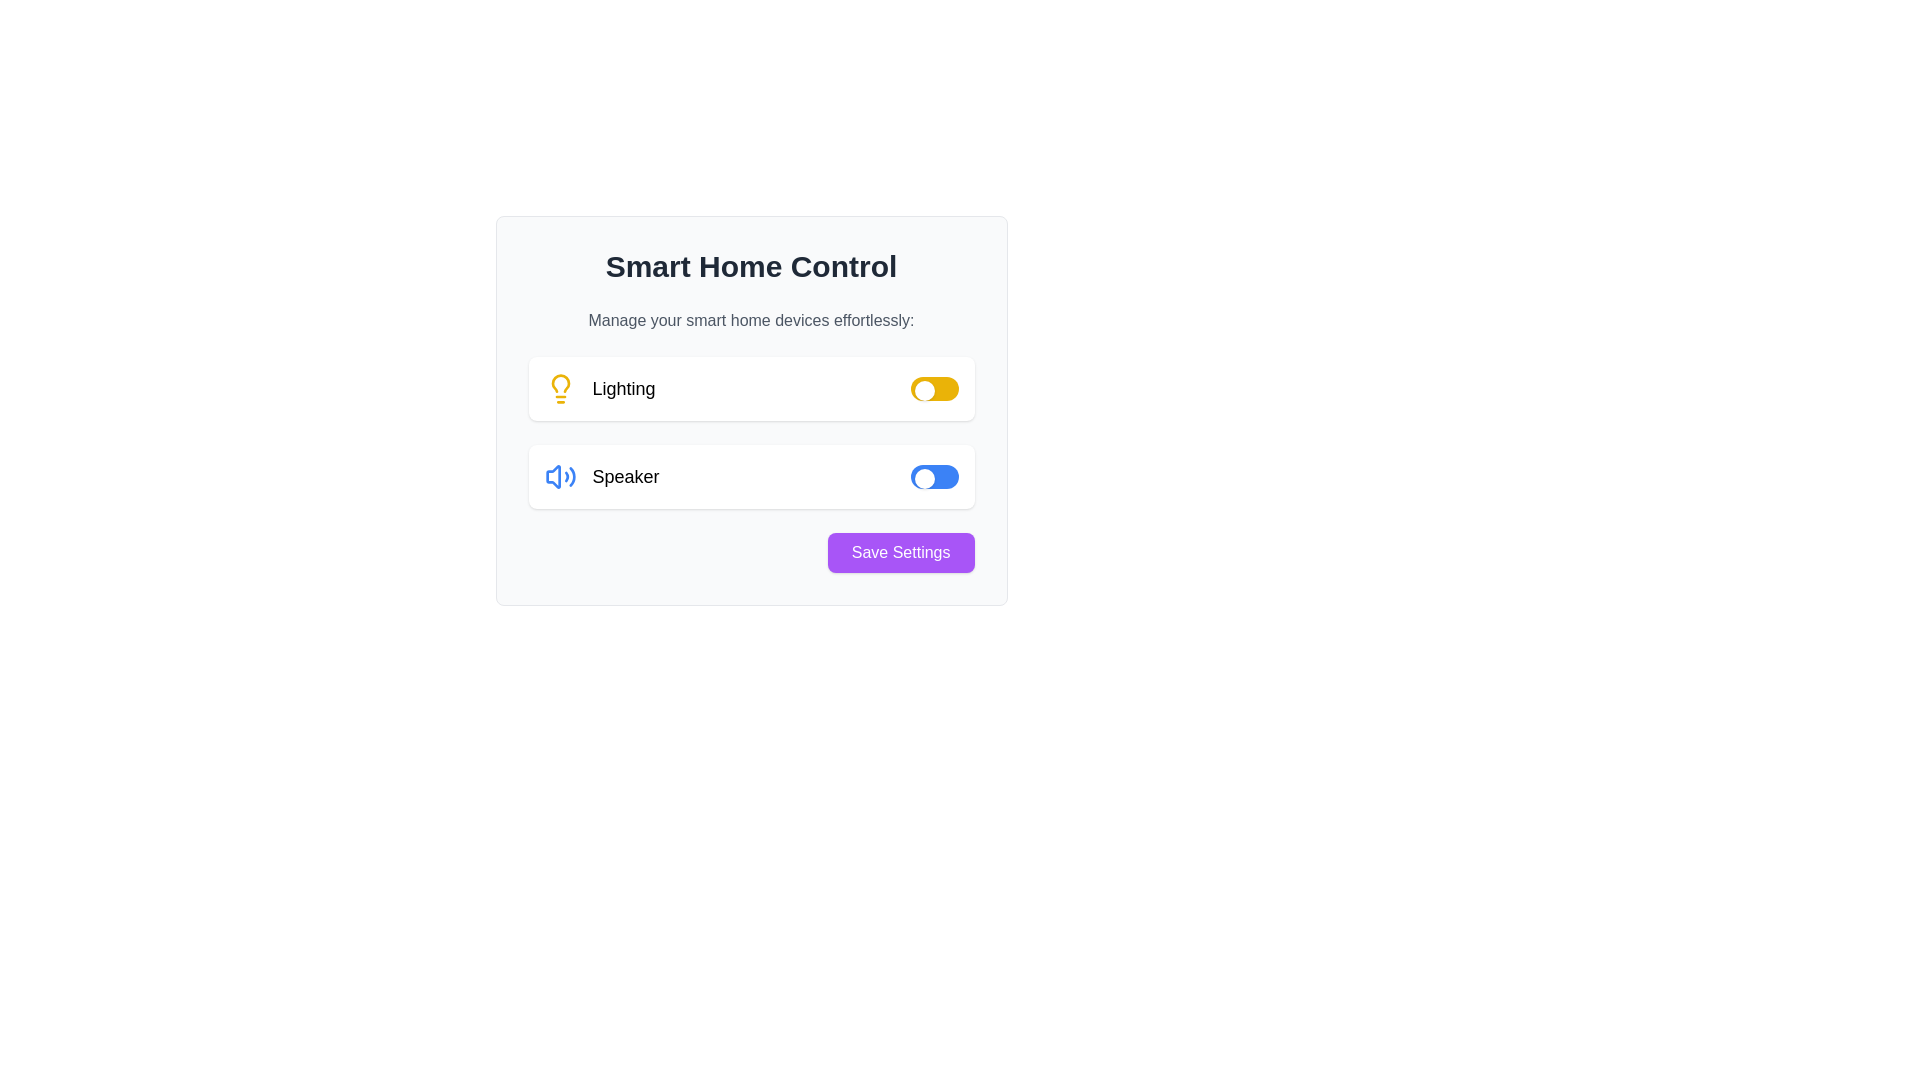  I want to click on the 'Save Settings' button, which is a prominent button with a purple background and white text, located at the bottom of the 'Smart Home Control' panel, so click(900, 552).